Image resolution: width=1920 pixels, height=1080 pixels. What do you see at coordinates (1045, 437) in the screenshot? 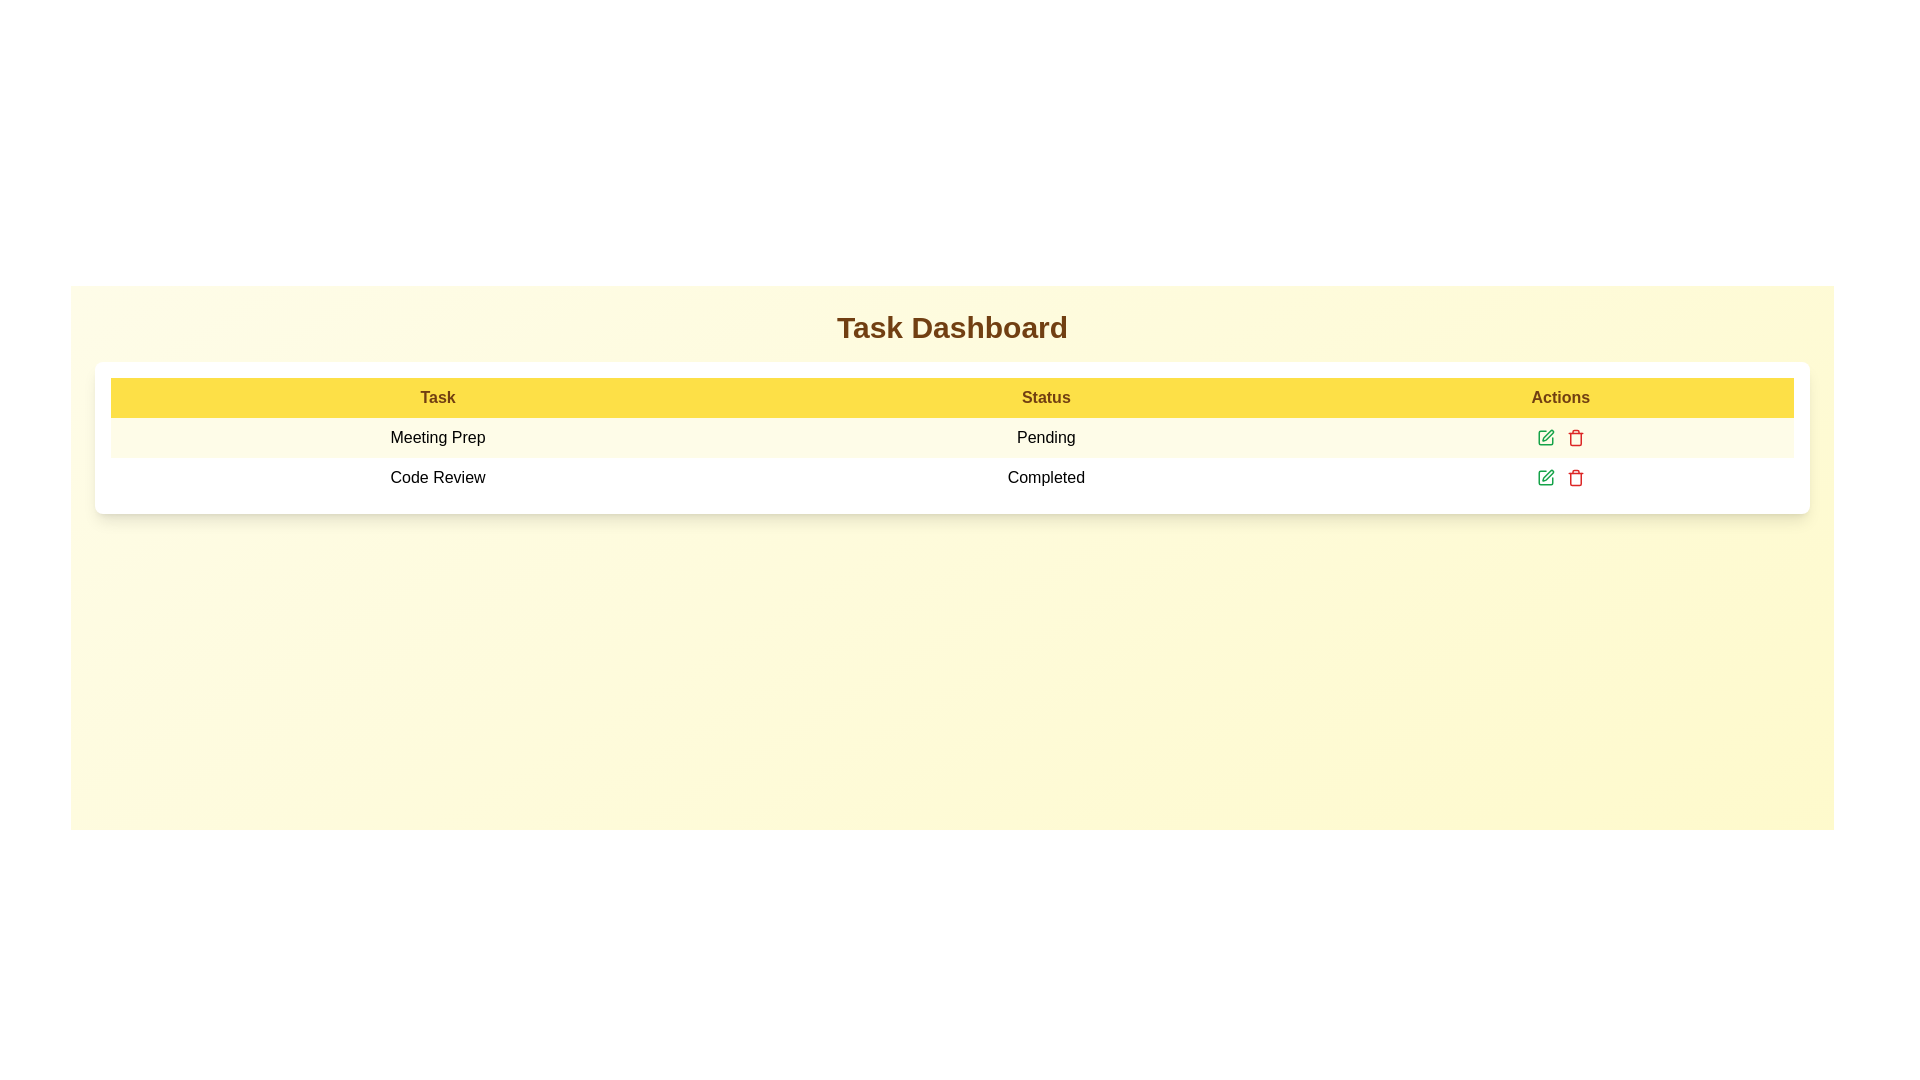
I see `the status indicator text label that displays the current state of the associated task, located in the second column of the first data row, adjacent to 'Meeting Prep' and action icons` at bounding box center [1045, 437].